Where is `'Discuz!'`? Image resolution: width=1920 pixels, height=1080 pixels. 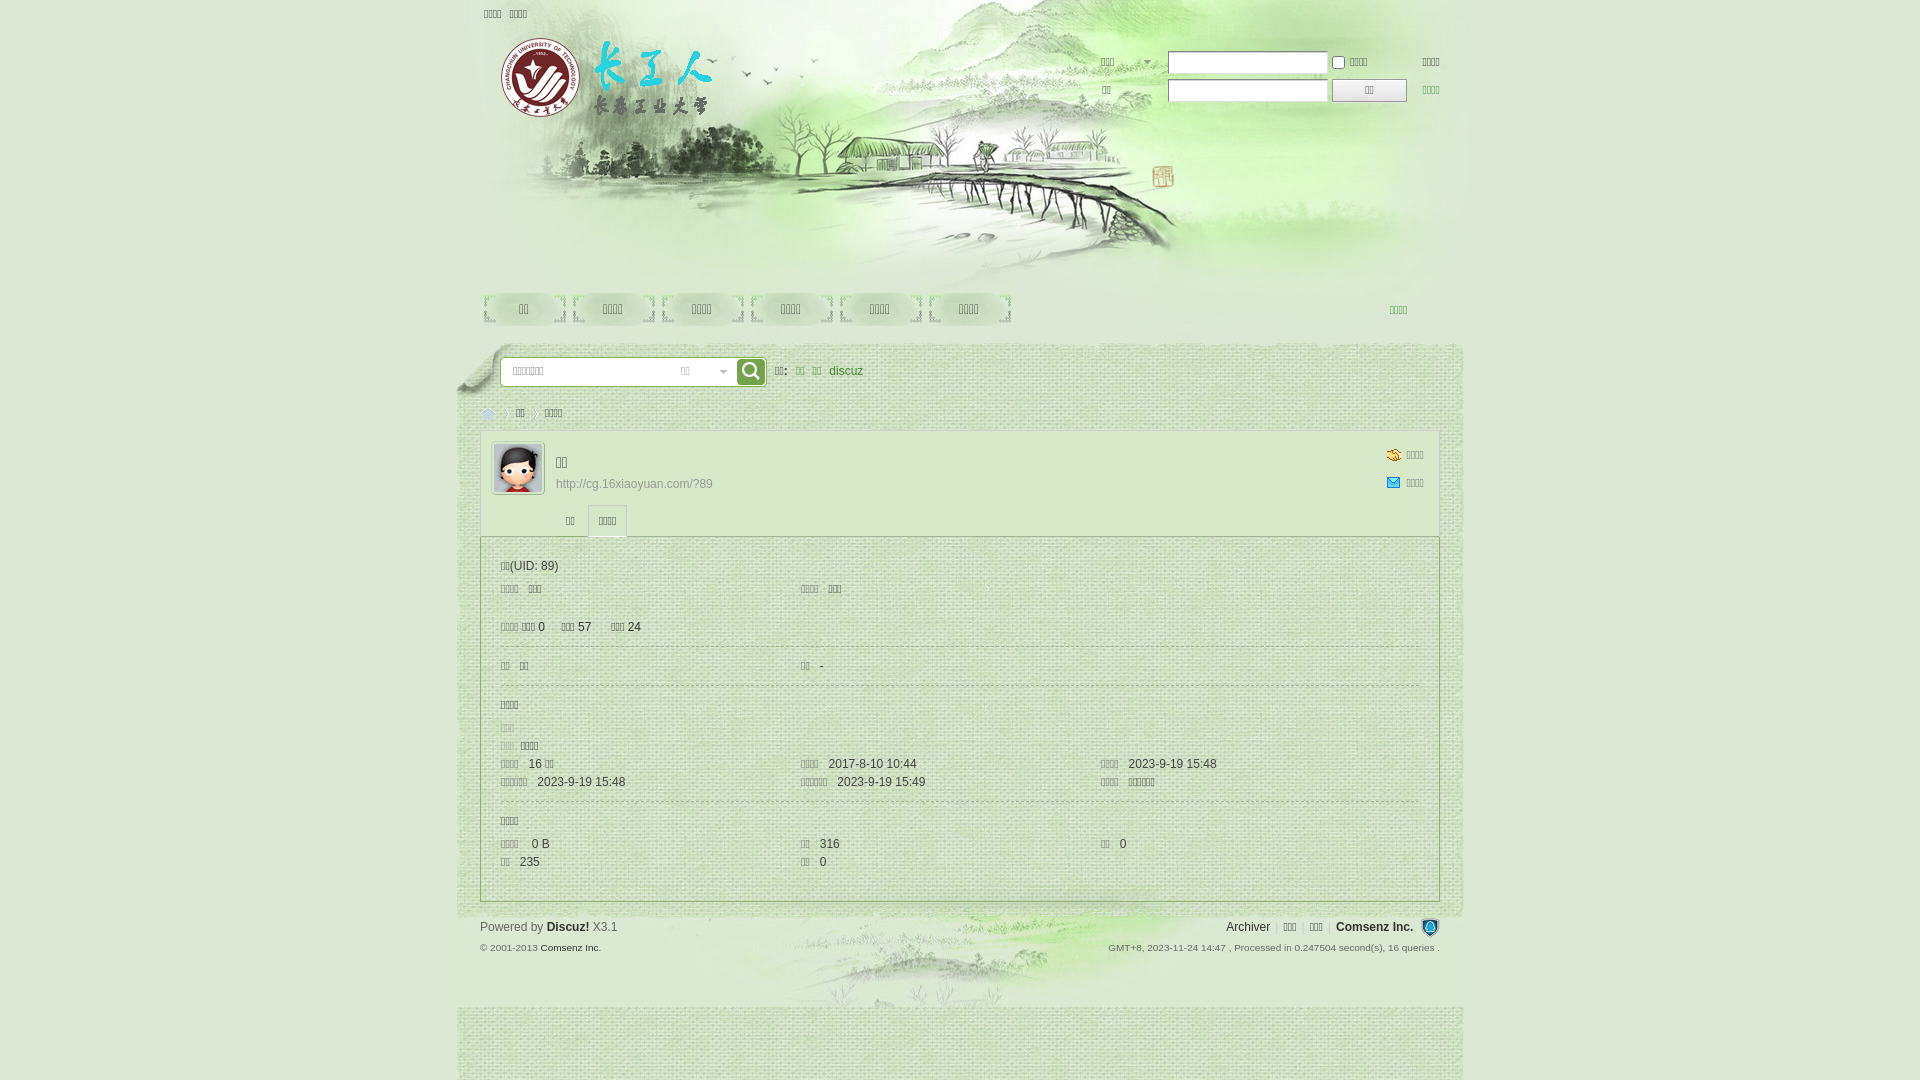
'Discuz!' is located at coordinates (567, 926).